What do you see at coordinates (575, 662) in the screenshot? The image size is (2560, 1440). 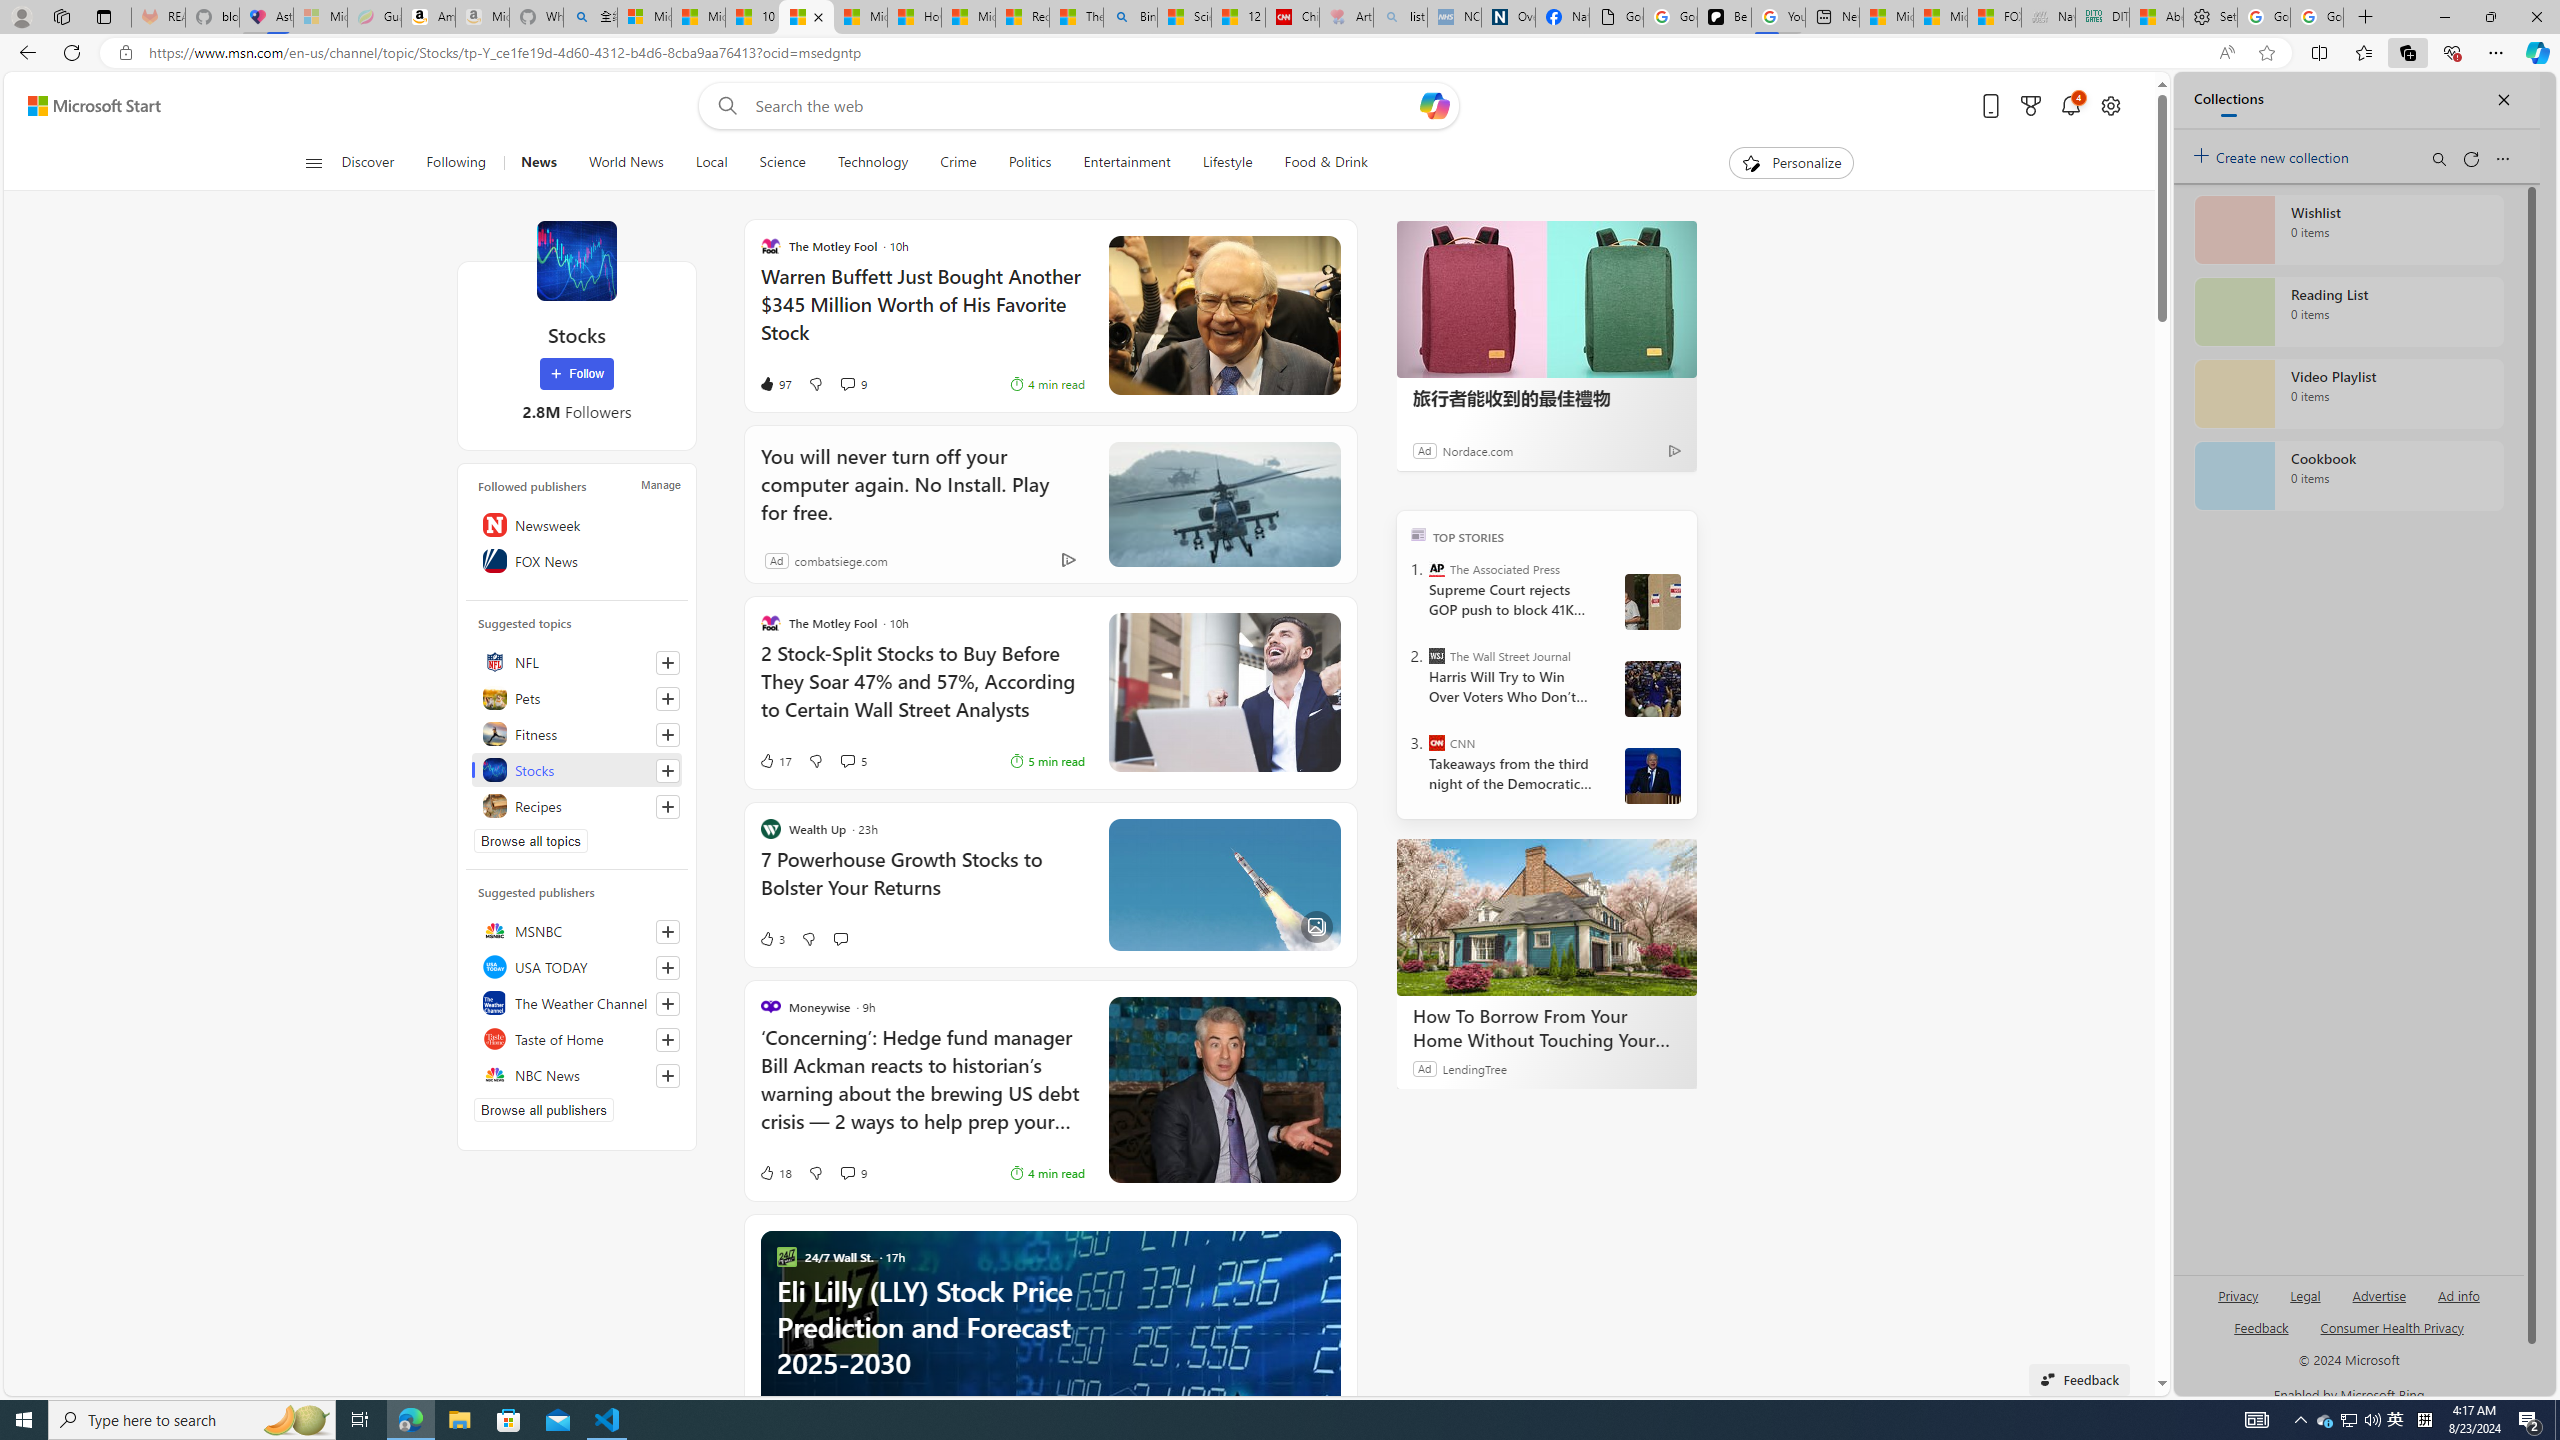 I see `'NFL'` at bounding box center [575, 662].